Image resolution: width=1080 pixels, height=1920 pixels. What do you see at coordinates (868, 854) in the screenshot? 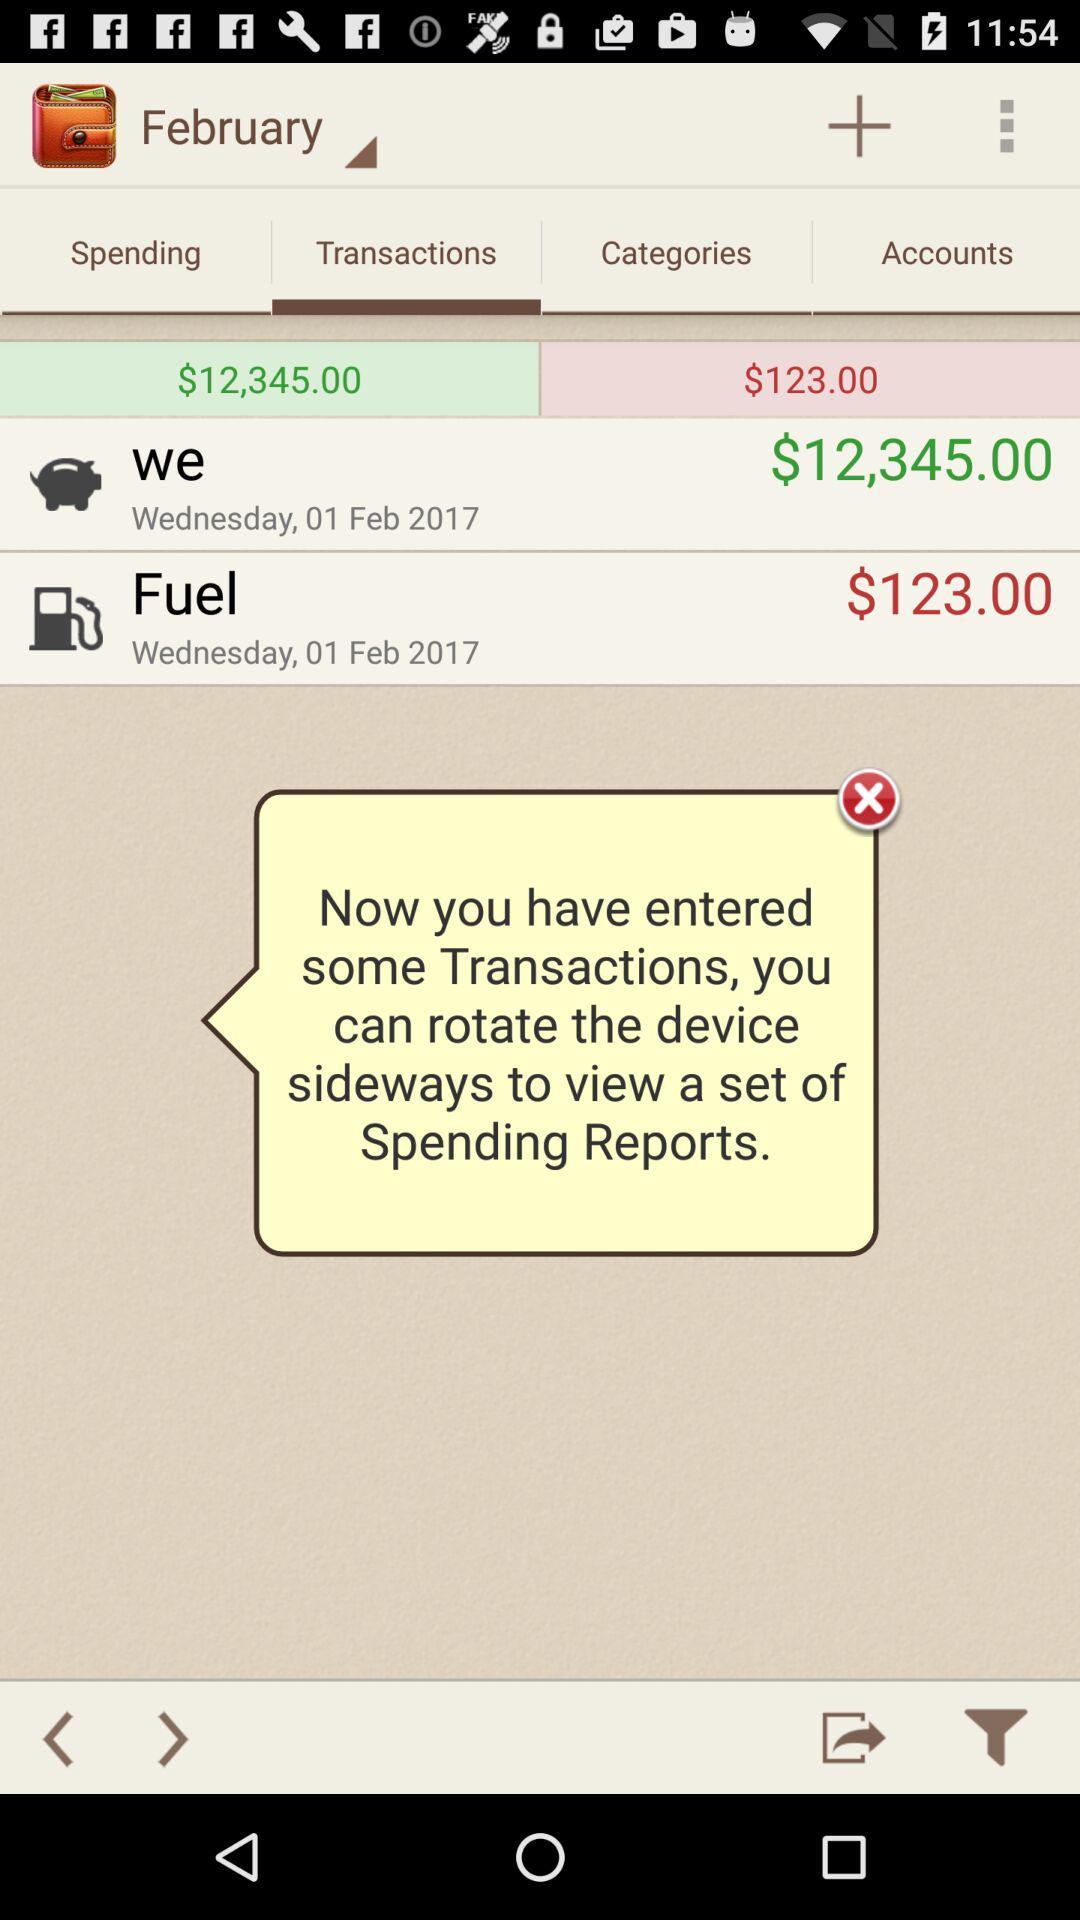
I see `the close icon` at bounding box center [868, 854].